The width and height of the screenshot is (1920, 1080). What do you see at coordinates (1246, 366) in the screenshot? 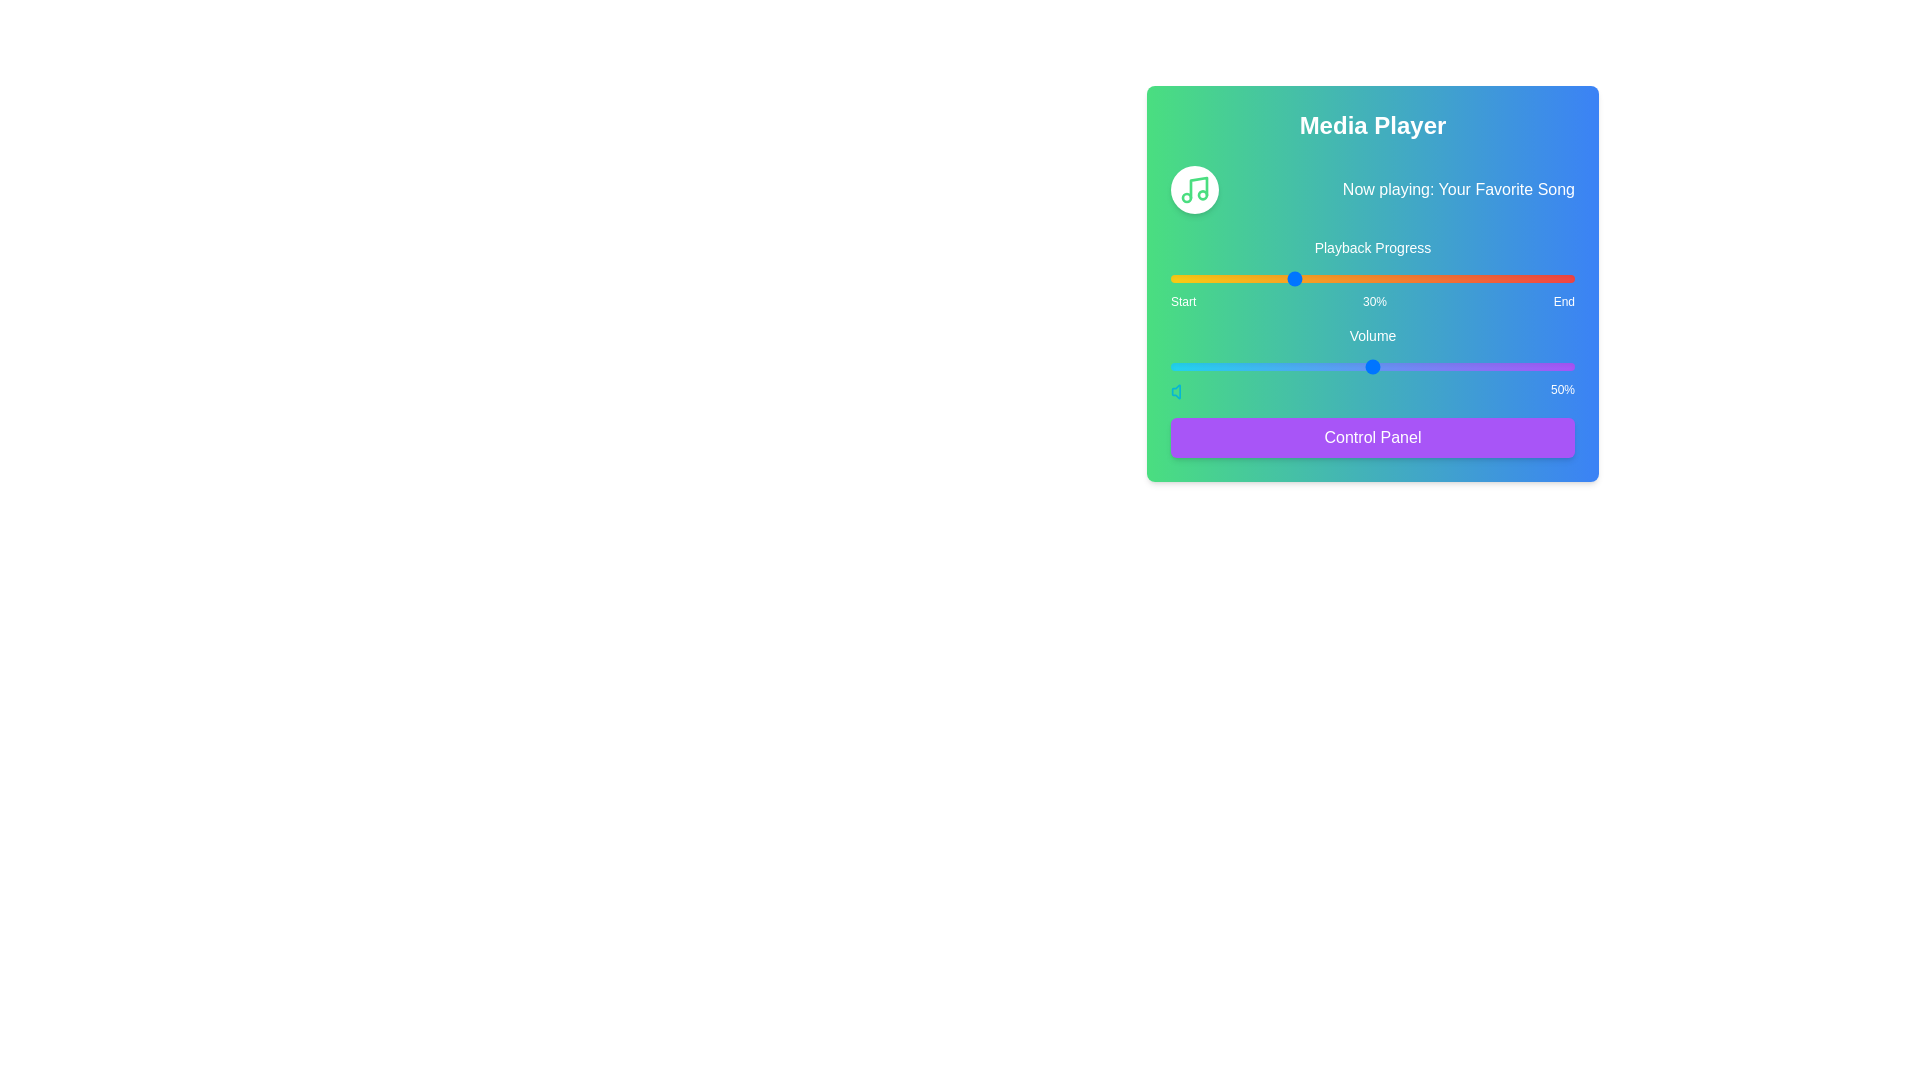
I see `the volume slider to 19%` at bounding box center [1246, 366].